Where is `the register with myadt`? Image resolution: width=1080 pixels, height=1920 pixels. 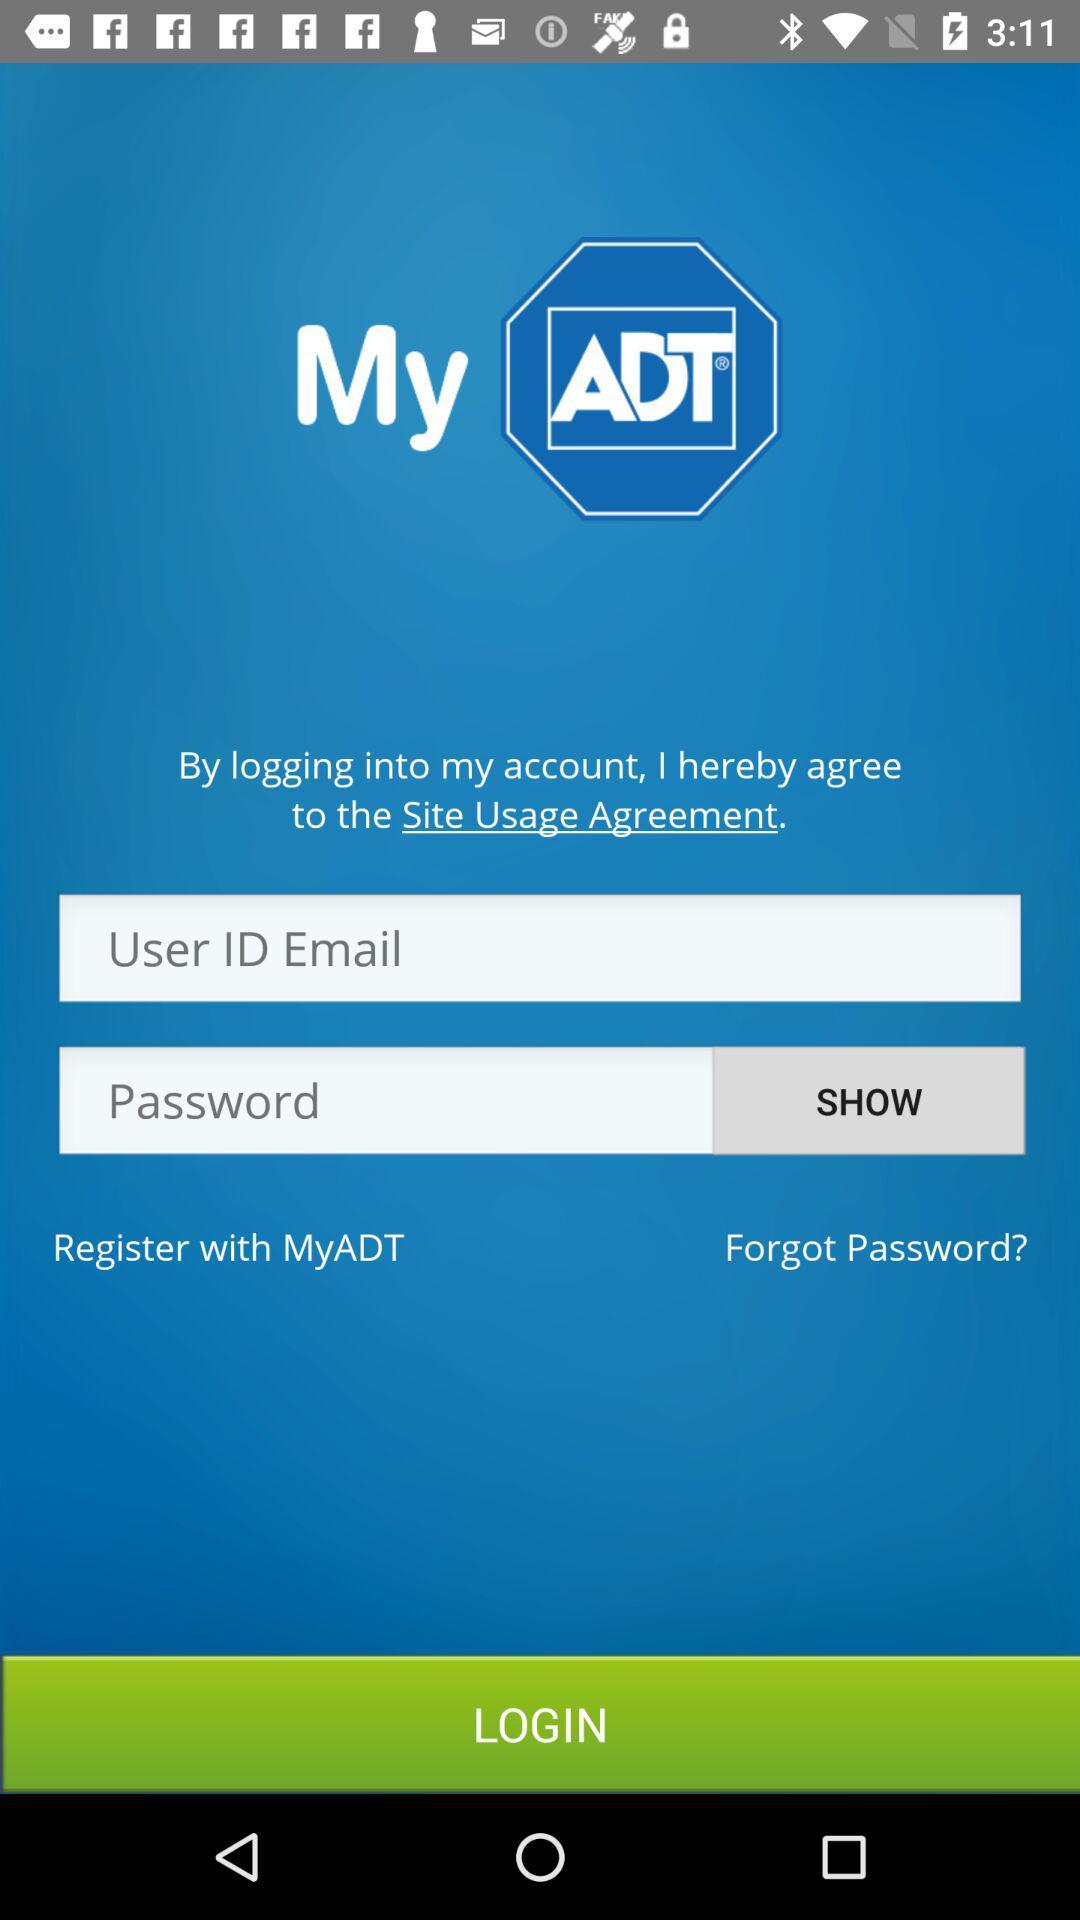
the register with myadt is located at coordinates (227, 1245).